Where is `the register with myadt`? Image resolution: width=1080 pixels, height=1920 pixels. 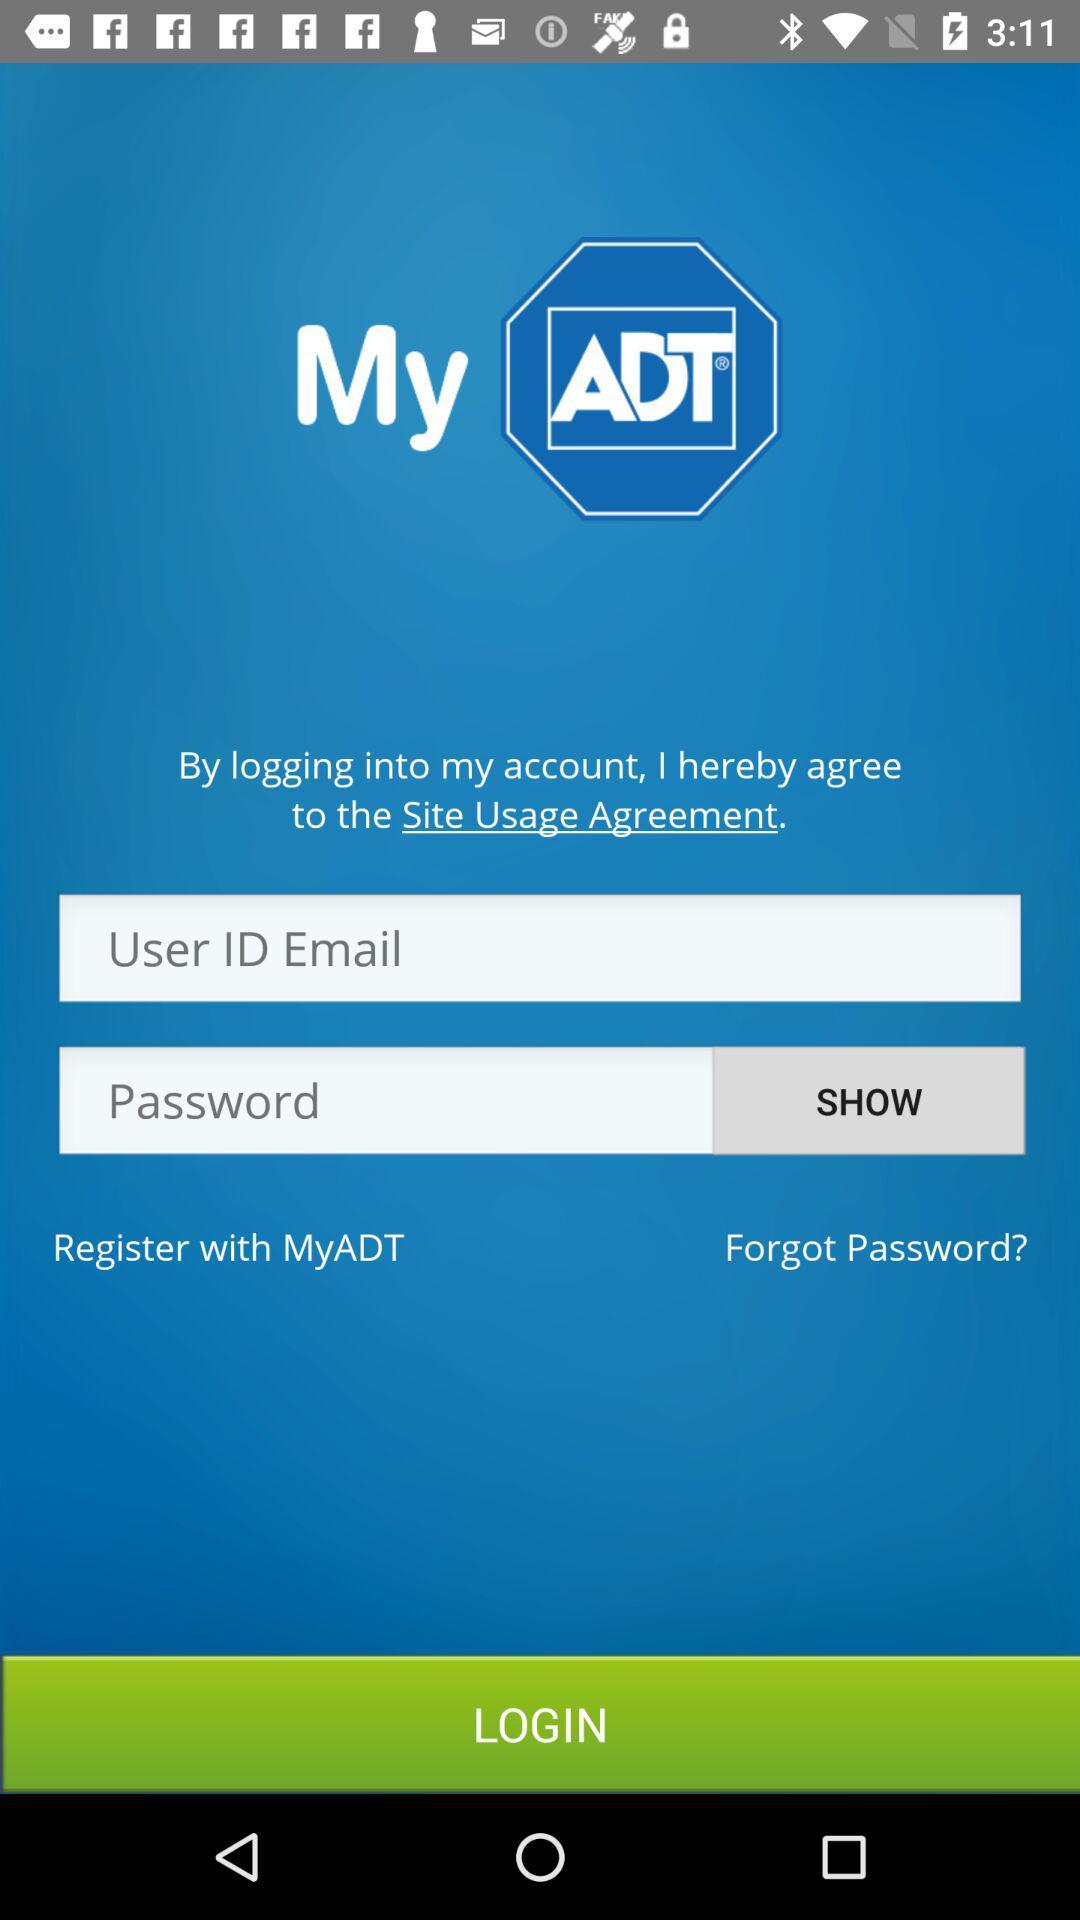
the register with myadt is located at coordinates (227, 1245).